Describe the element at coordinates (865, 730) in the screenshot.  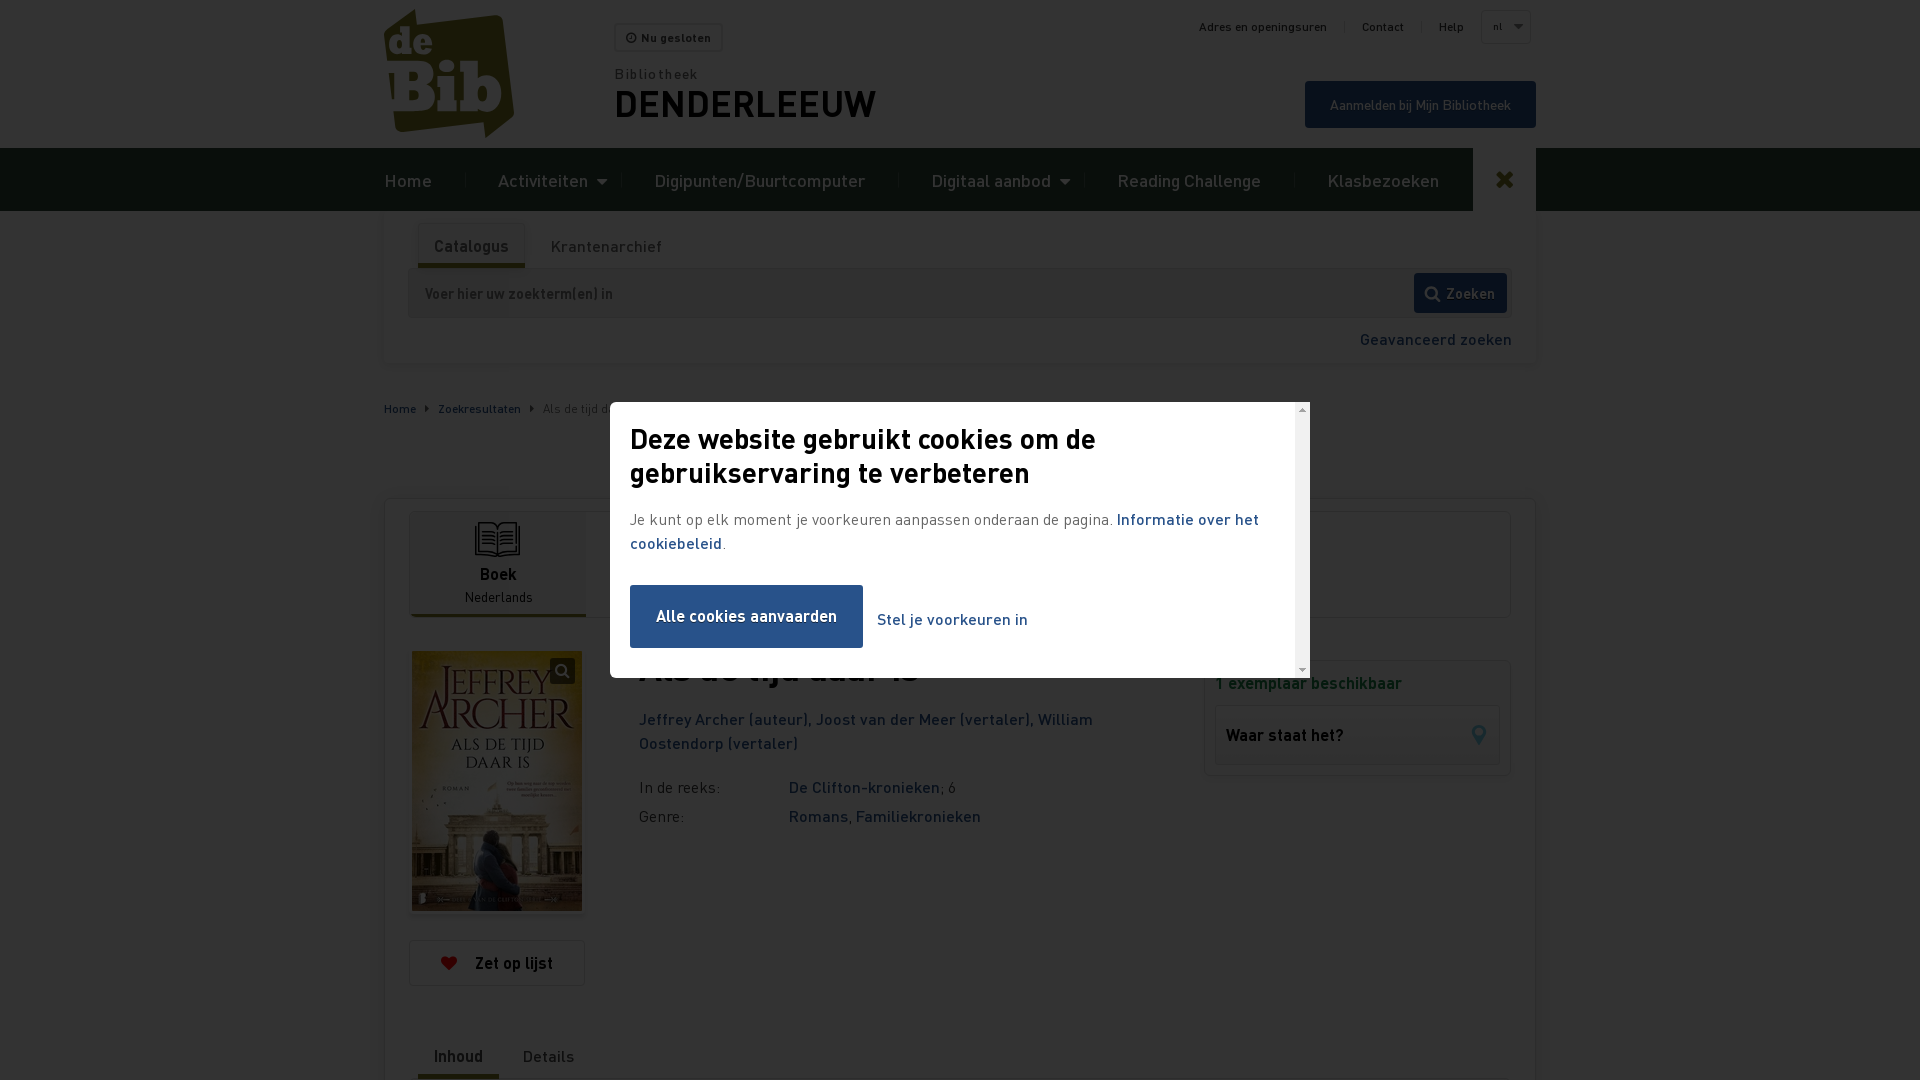
I see `'William Oostendorp (vertaler)'` at that location.